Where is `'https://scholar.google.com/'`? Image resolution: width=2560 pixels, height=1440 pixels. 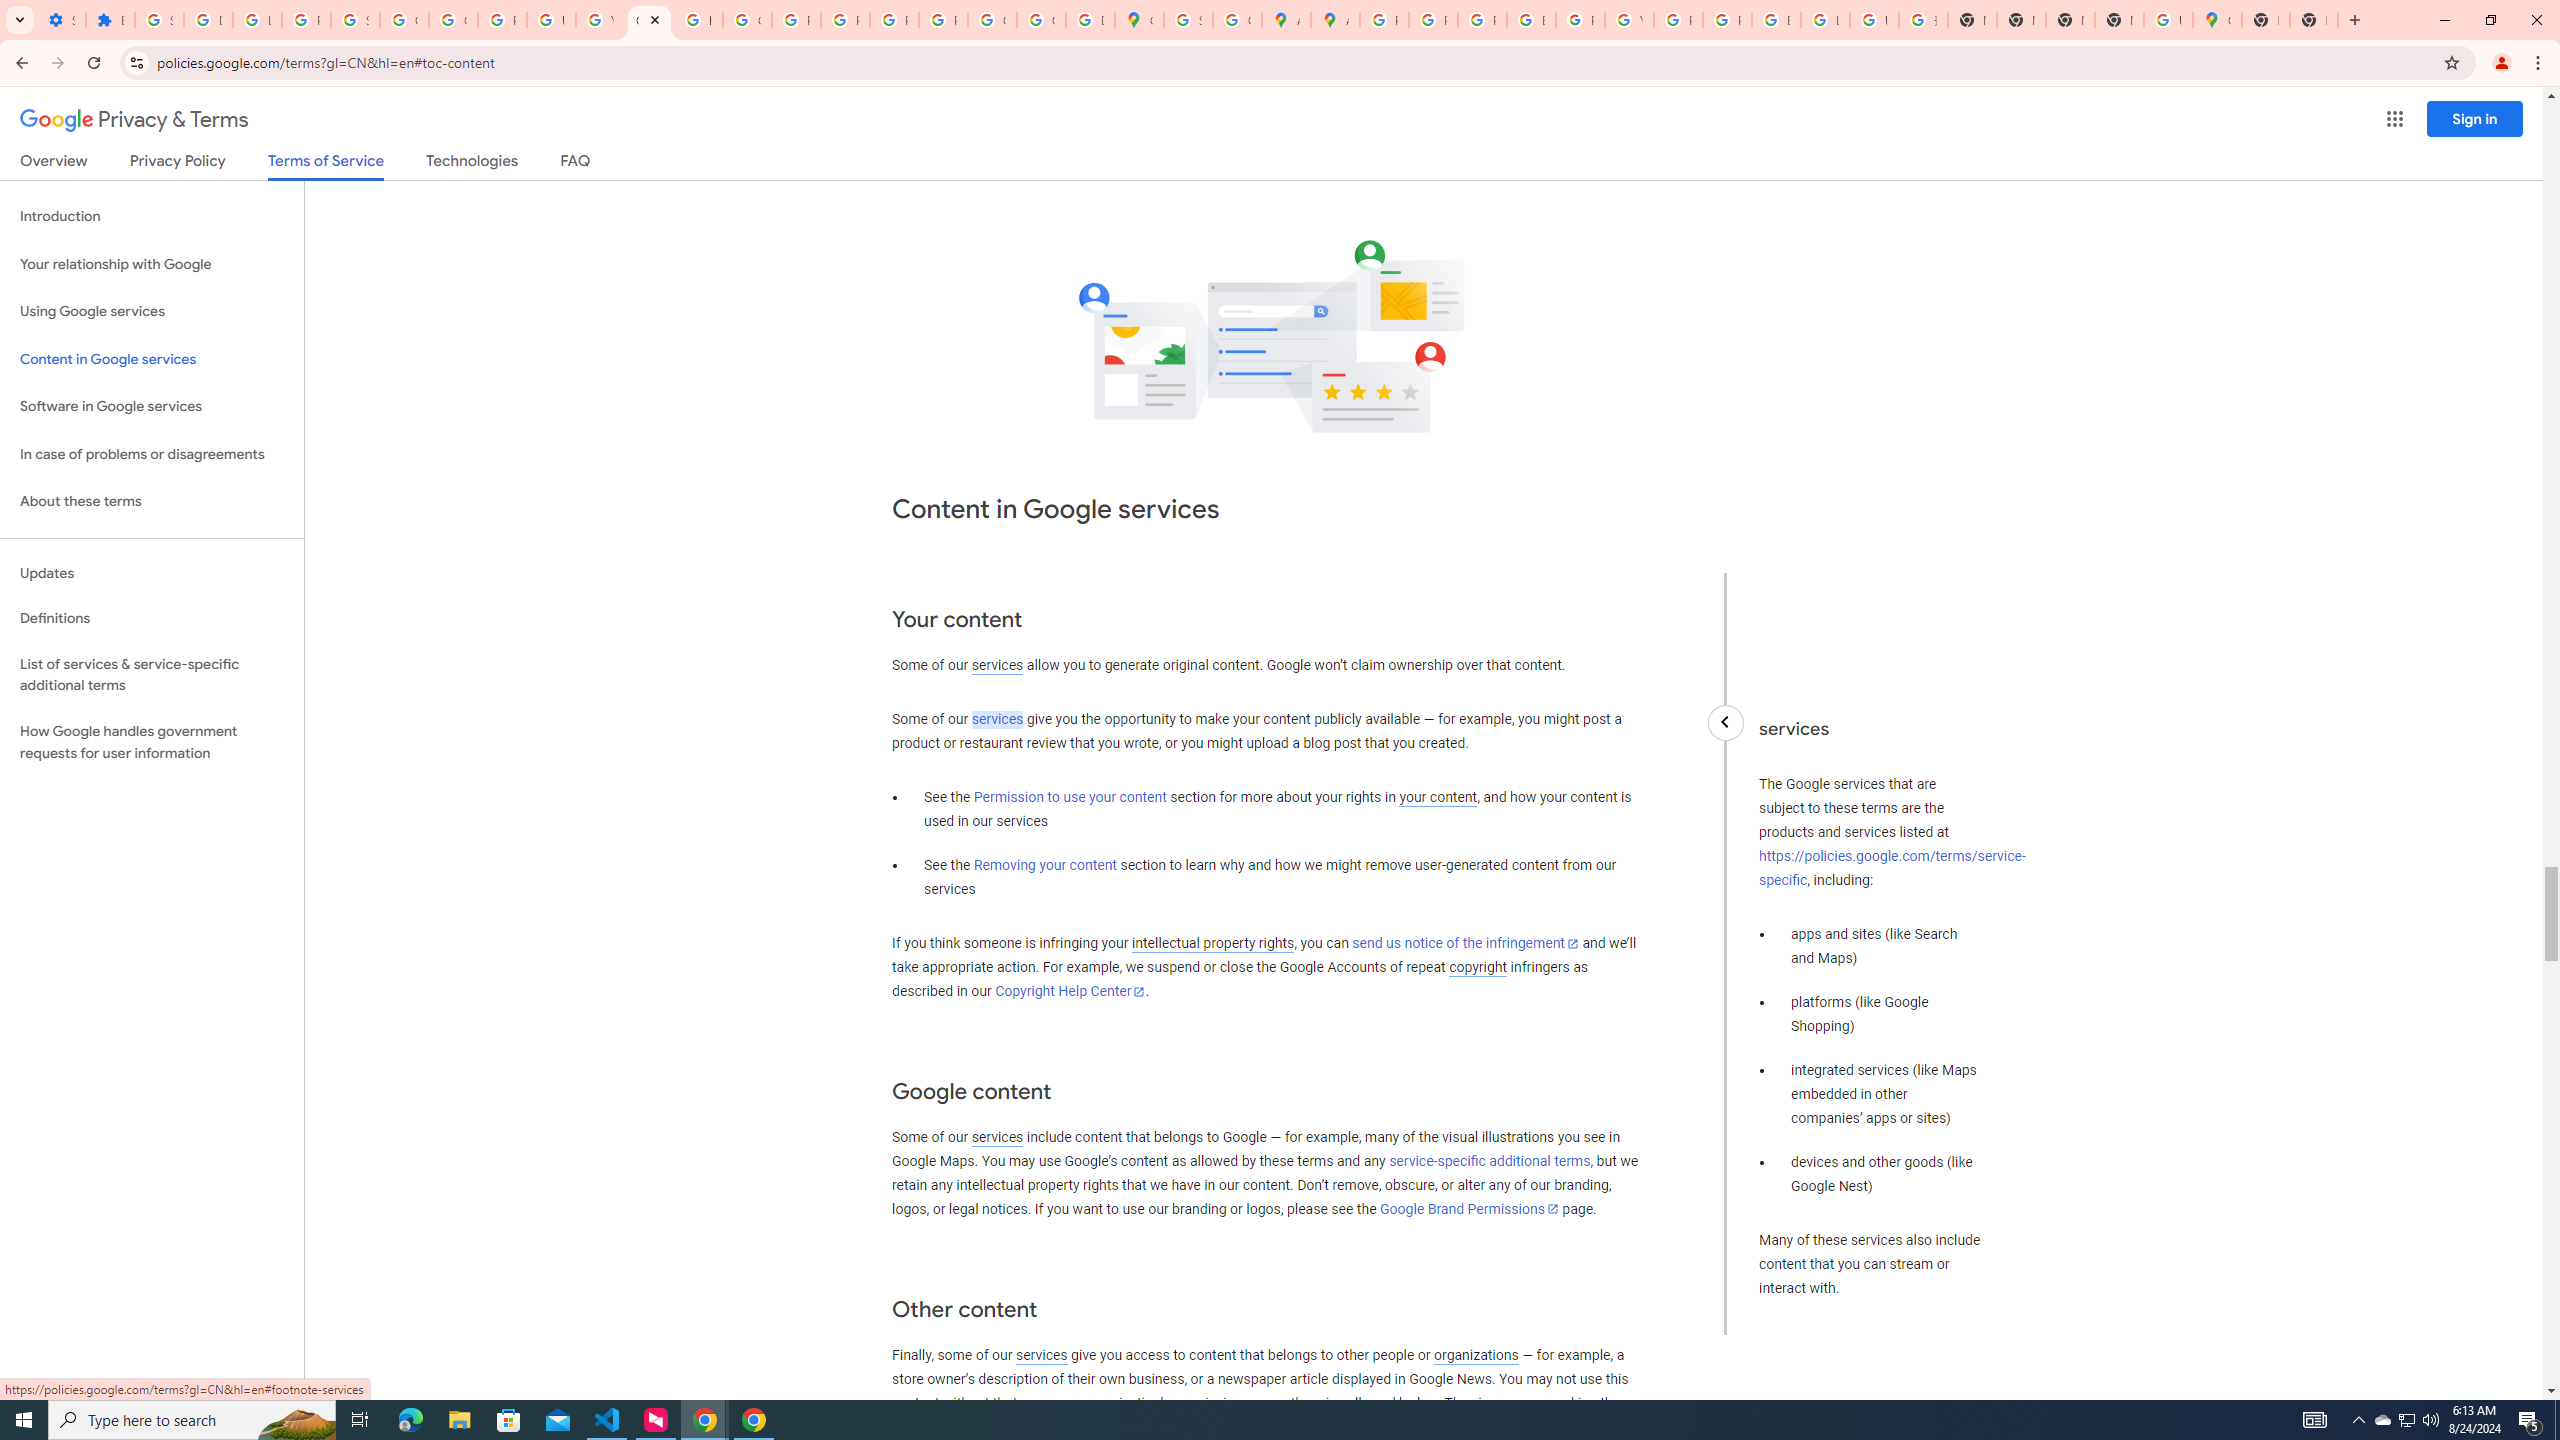 'https://scholar.google.com/' is located at coordinates (697, 19).